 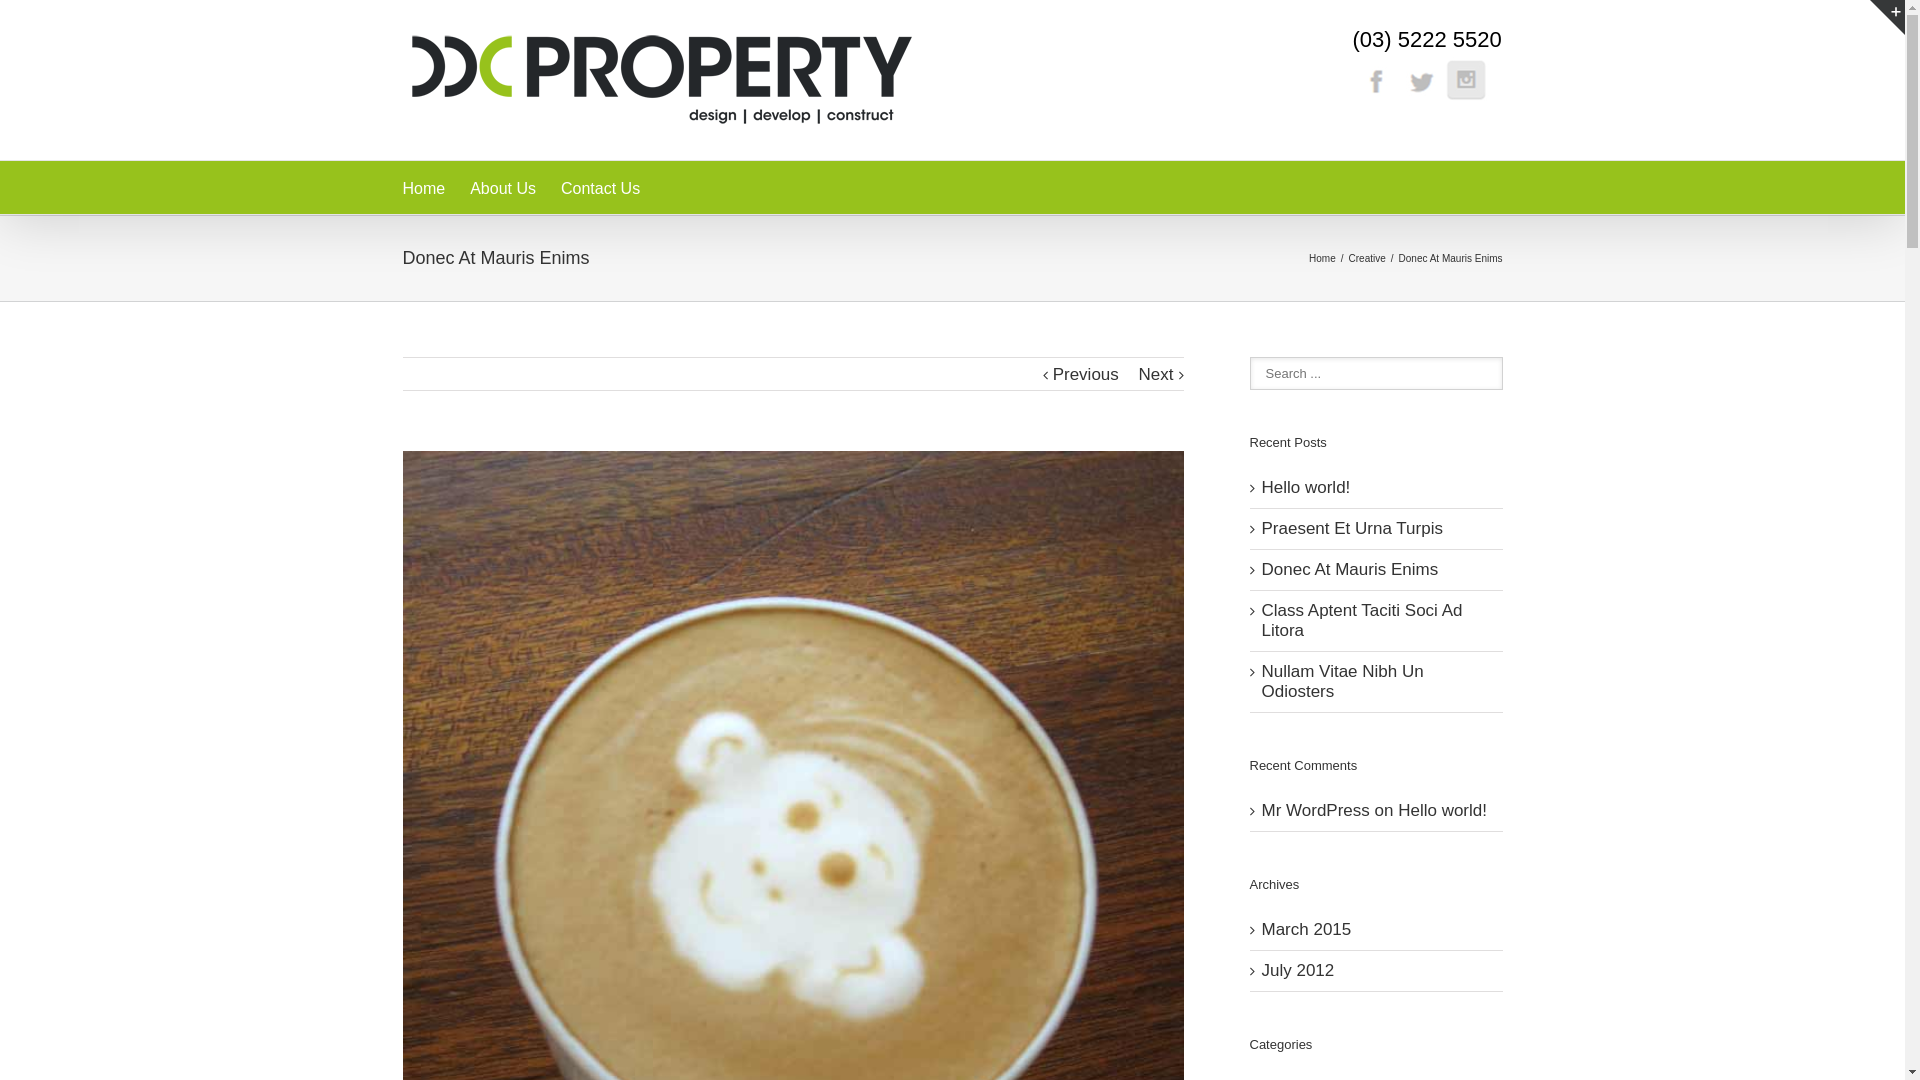 I want to click on 'About Us', so click(x=503, y=187).